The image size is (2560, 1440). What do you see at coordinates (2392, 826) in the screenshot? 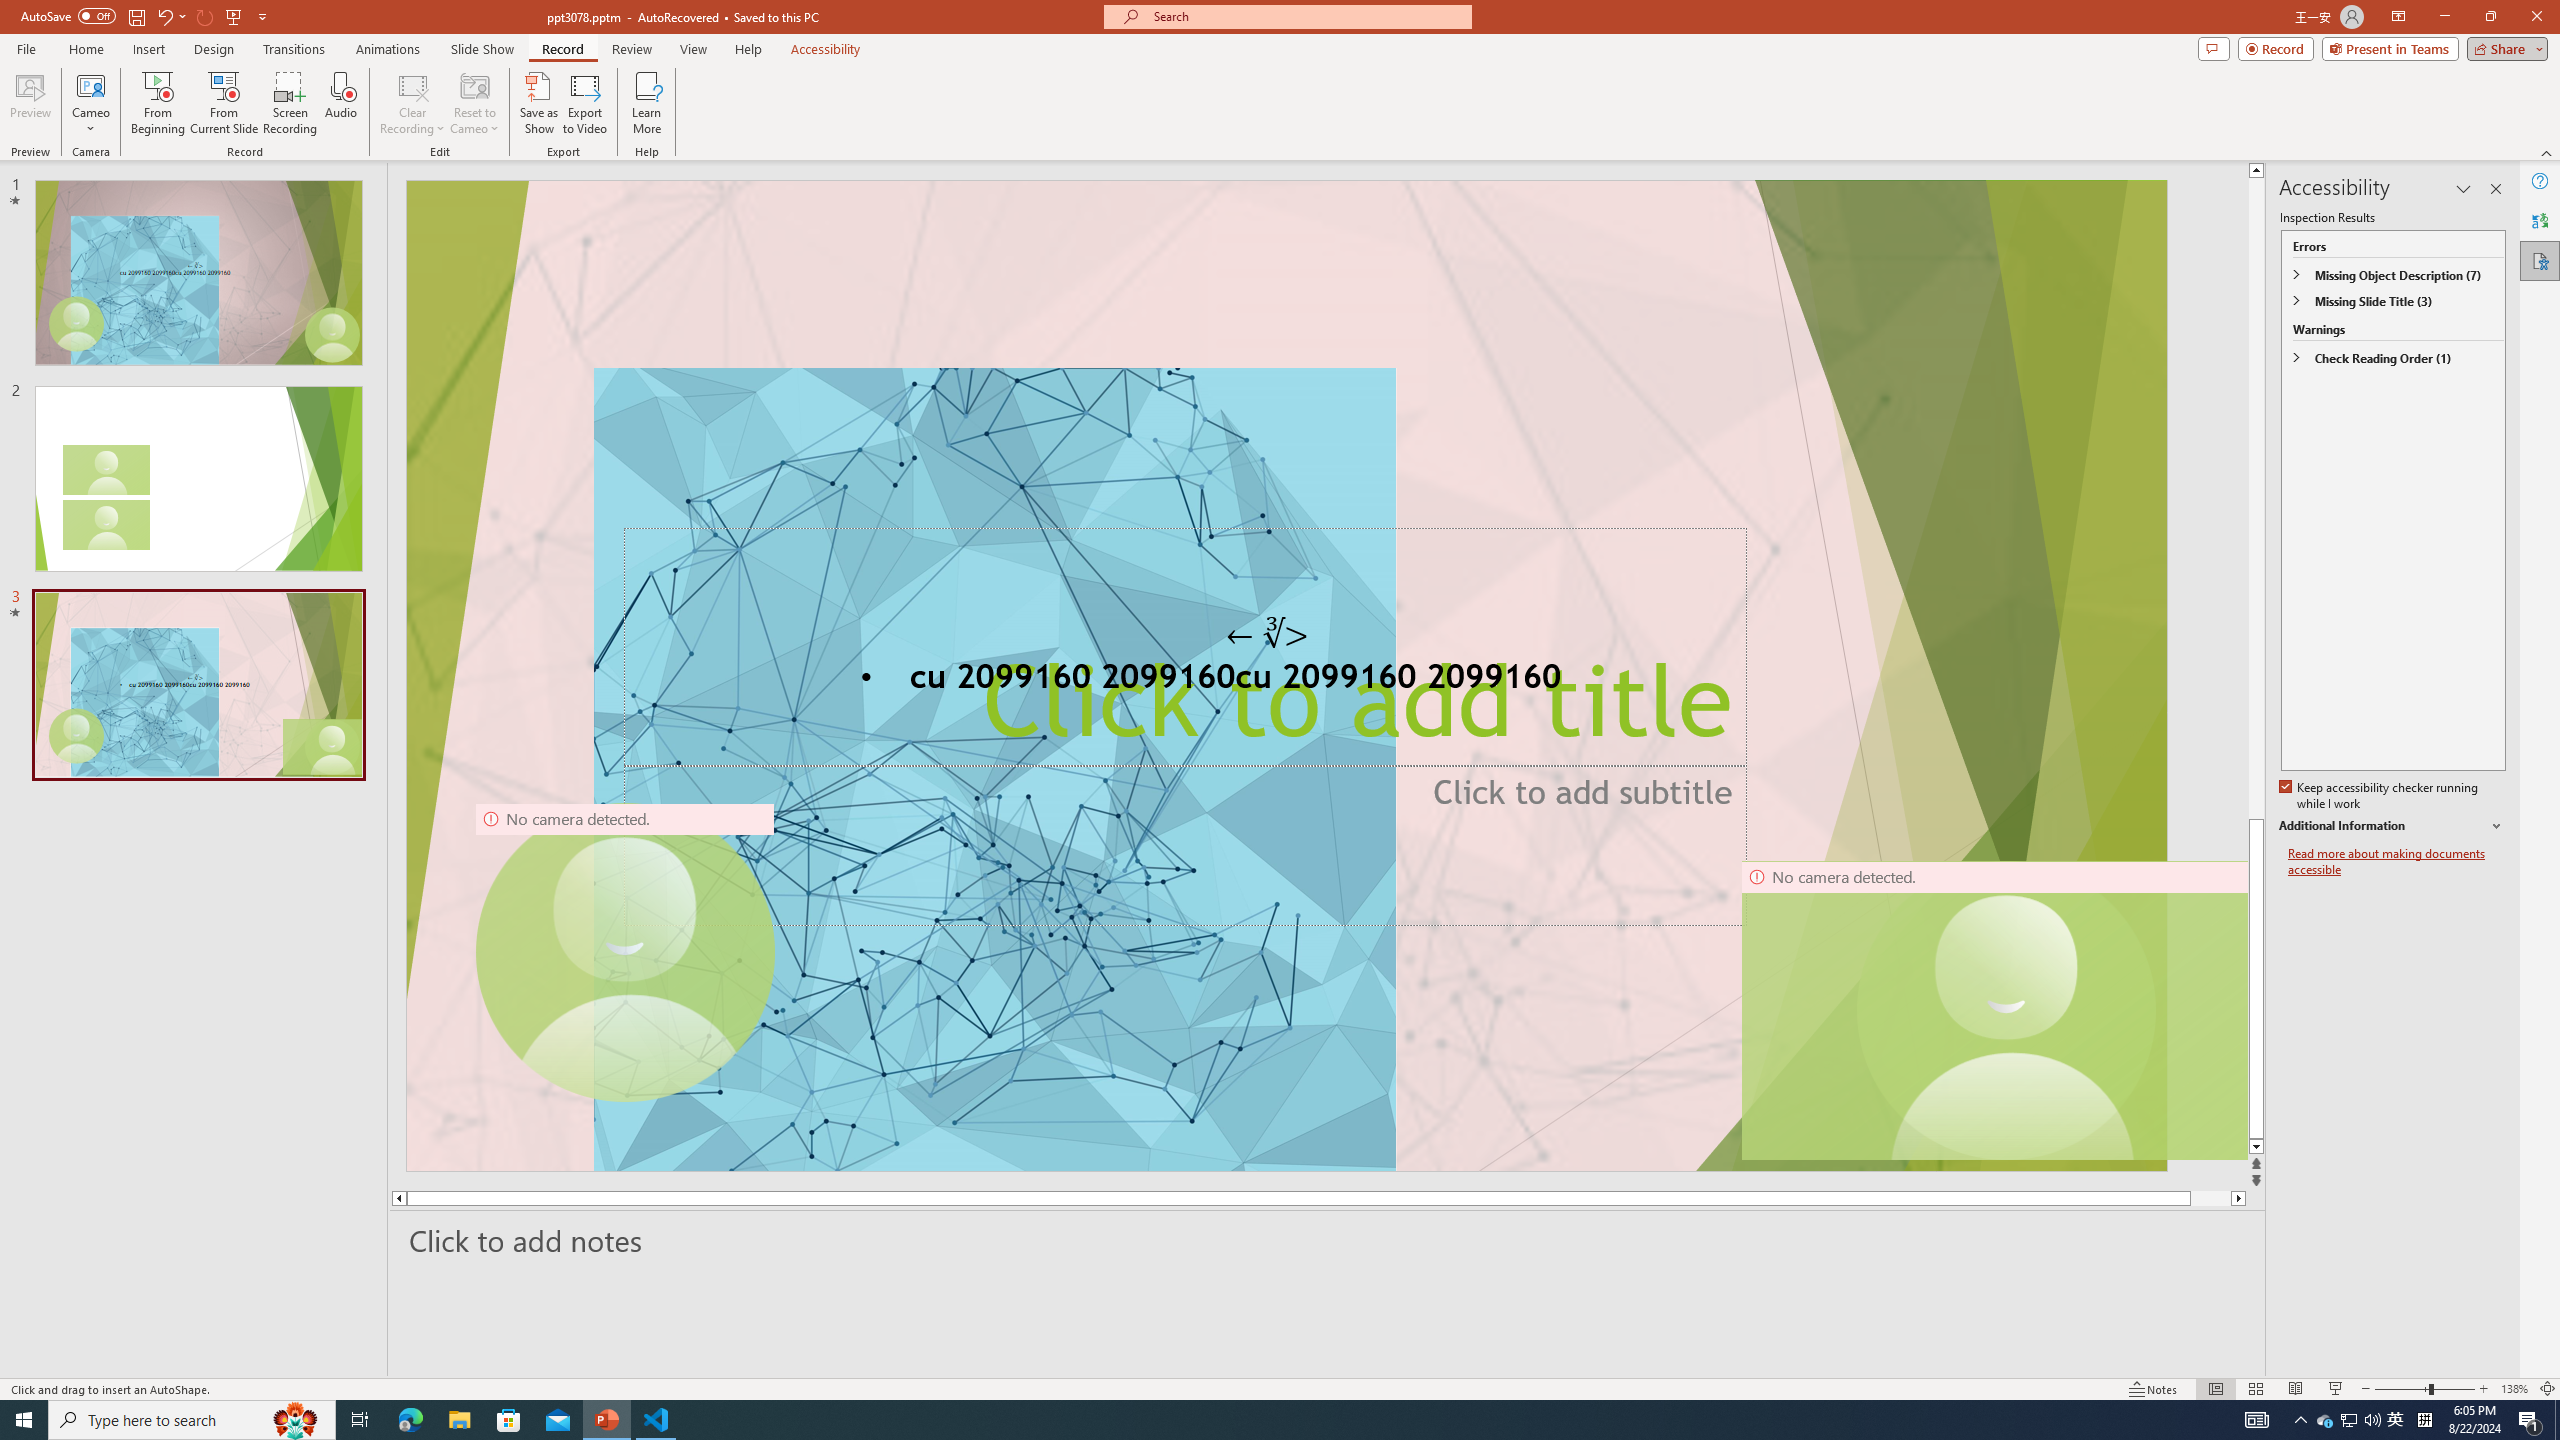
I see `'Additional Information'` at bounding box center [2392, 826].